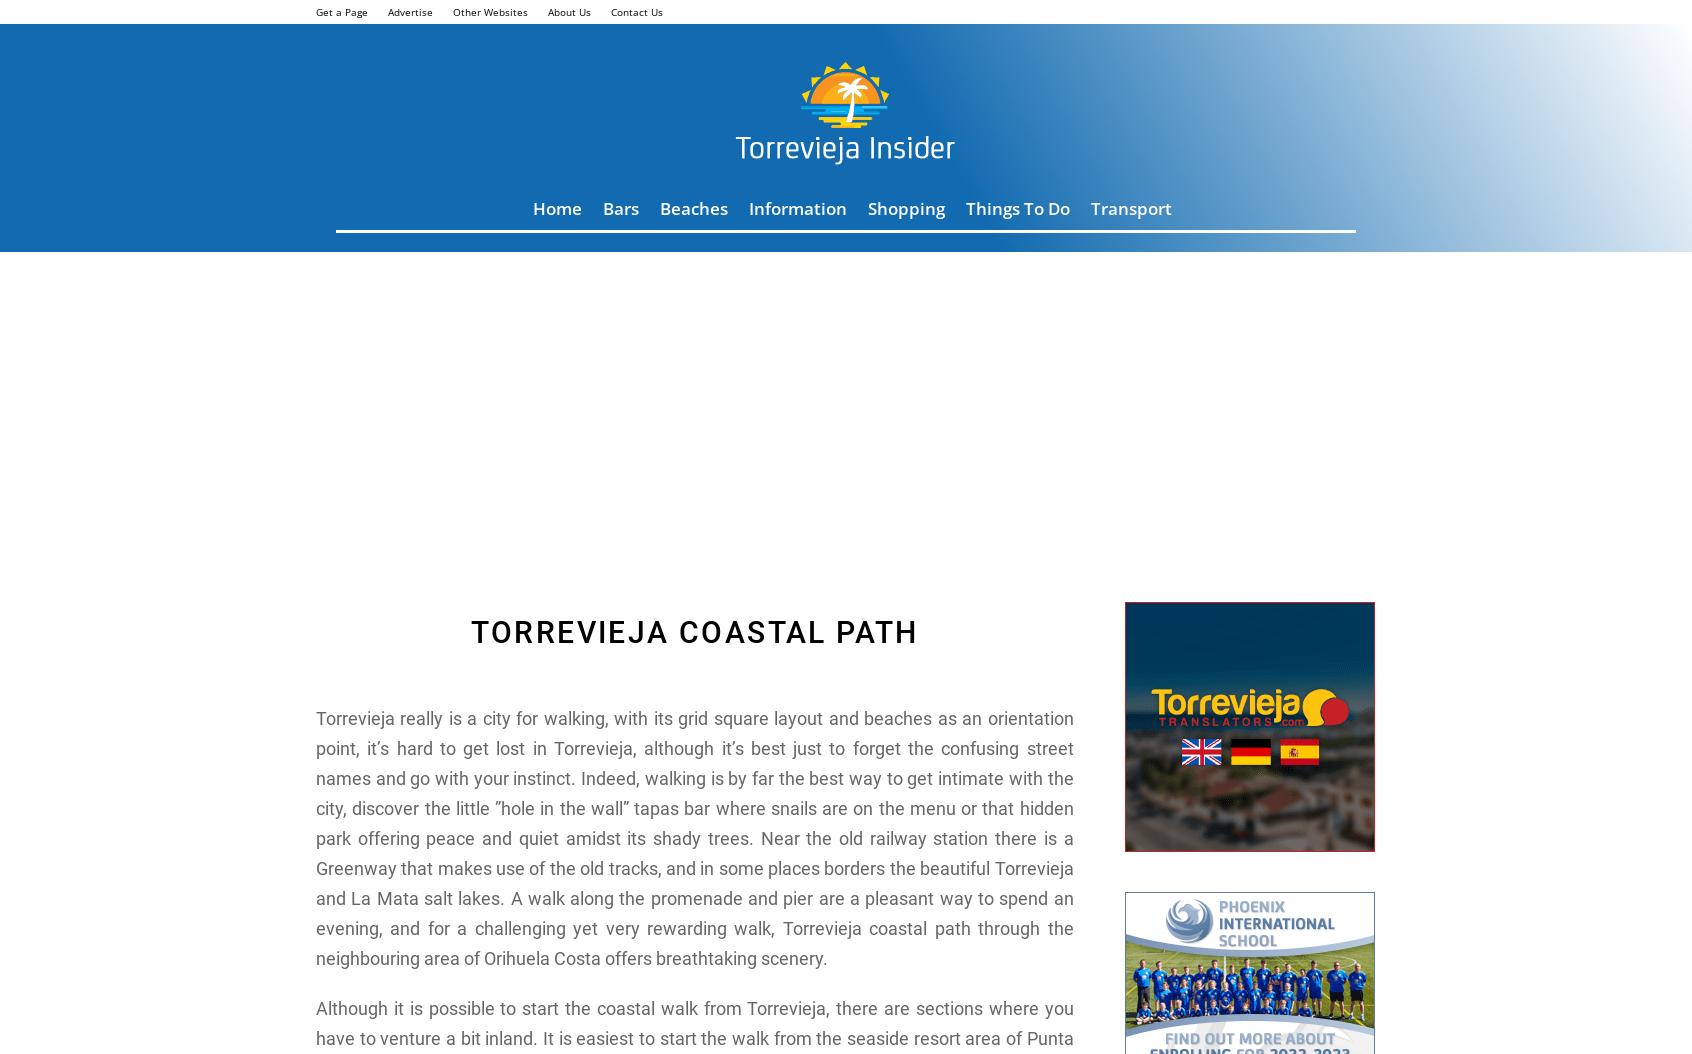 Image resolution: width=1692 pixels, height=1054 pixels. I want to click on 'Home', so click(557, 207).